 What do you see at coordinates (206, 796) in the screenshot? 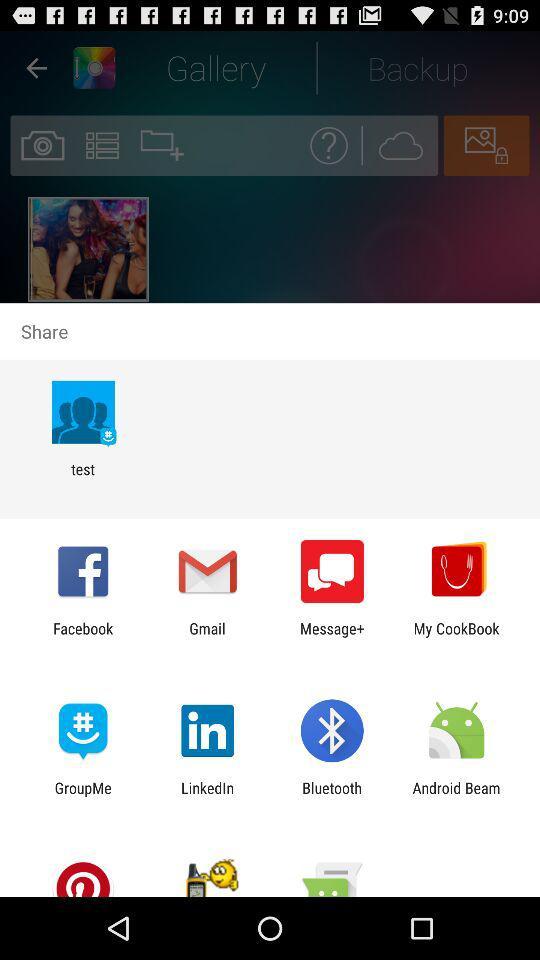
I see `item to the left of the bluetooth icon` at bounding box center [206, 796].